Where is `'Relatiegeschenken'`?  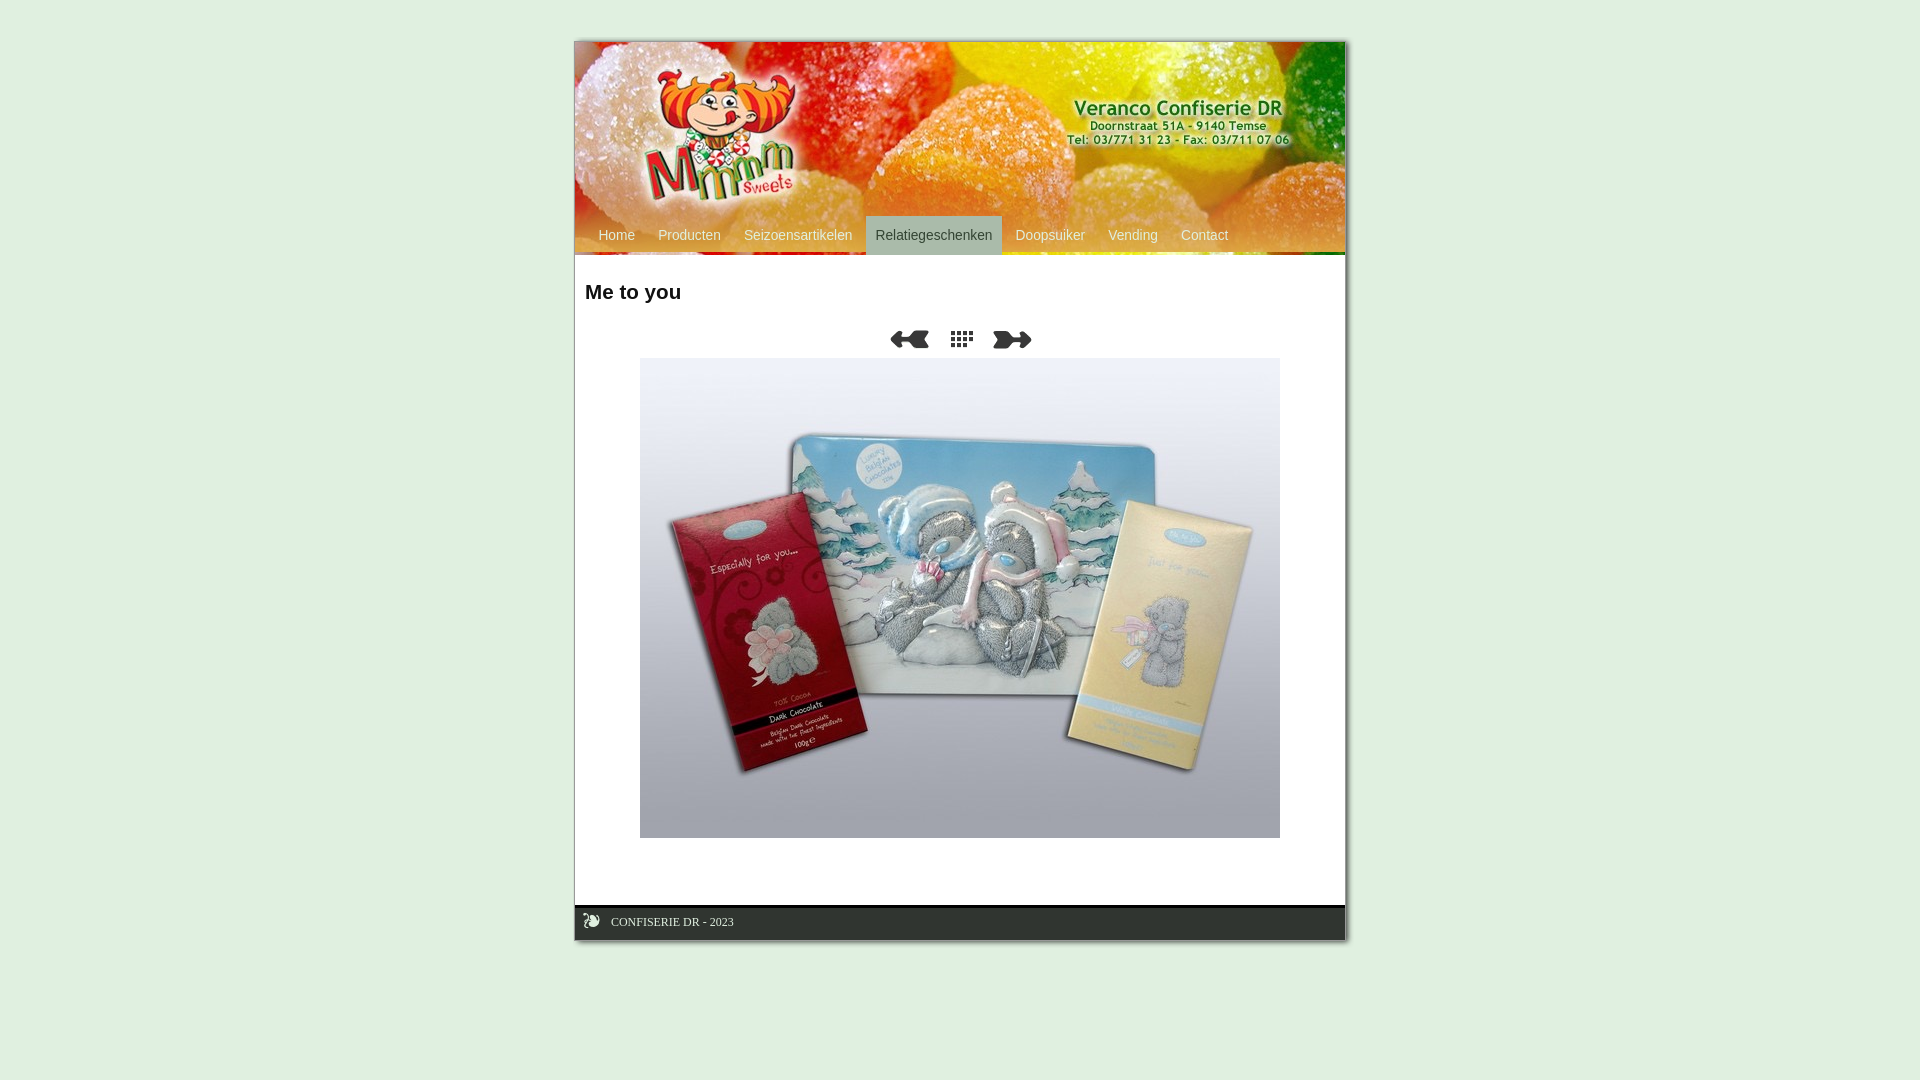
'Relatiegeschenken' is located at coordinates (933, 234).